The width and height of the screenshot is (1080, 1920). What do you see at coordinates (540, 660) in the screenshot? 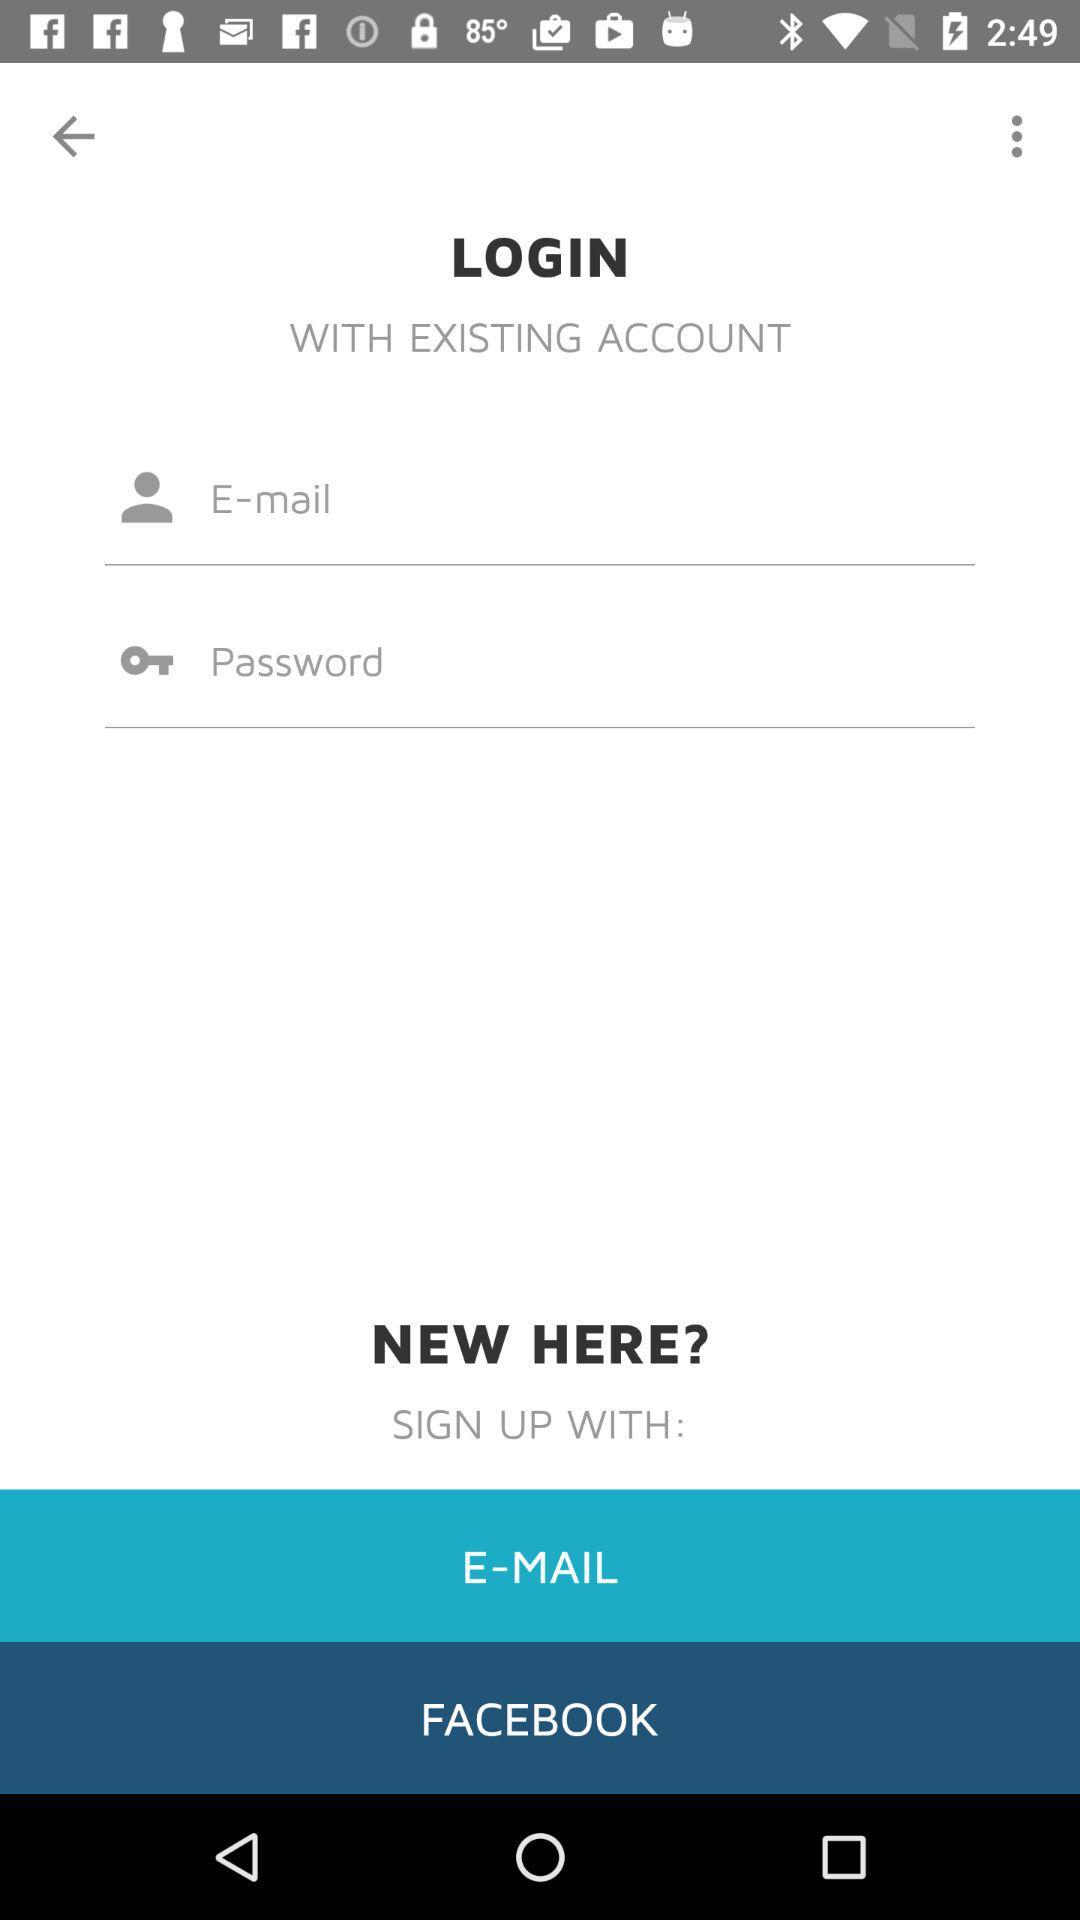
I see `login password` at bounding box center [540, 660].